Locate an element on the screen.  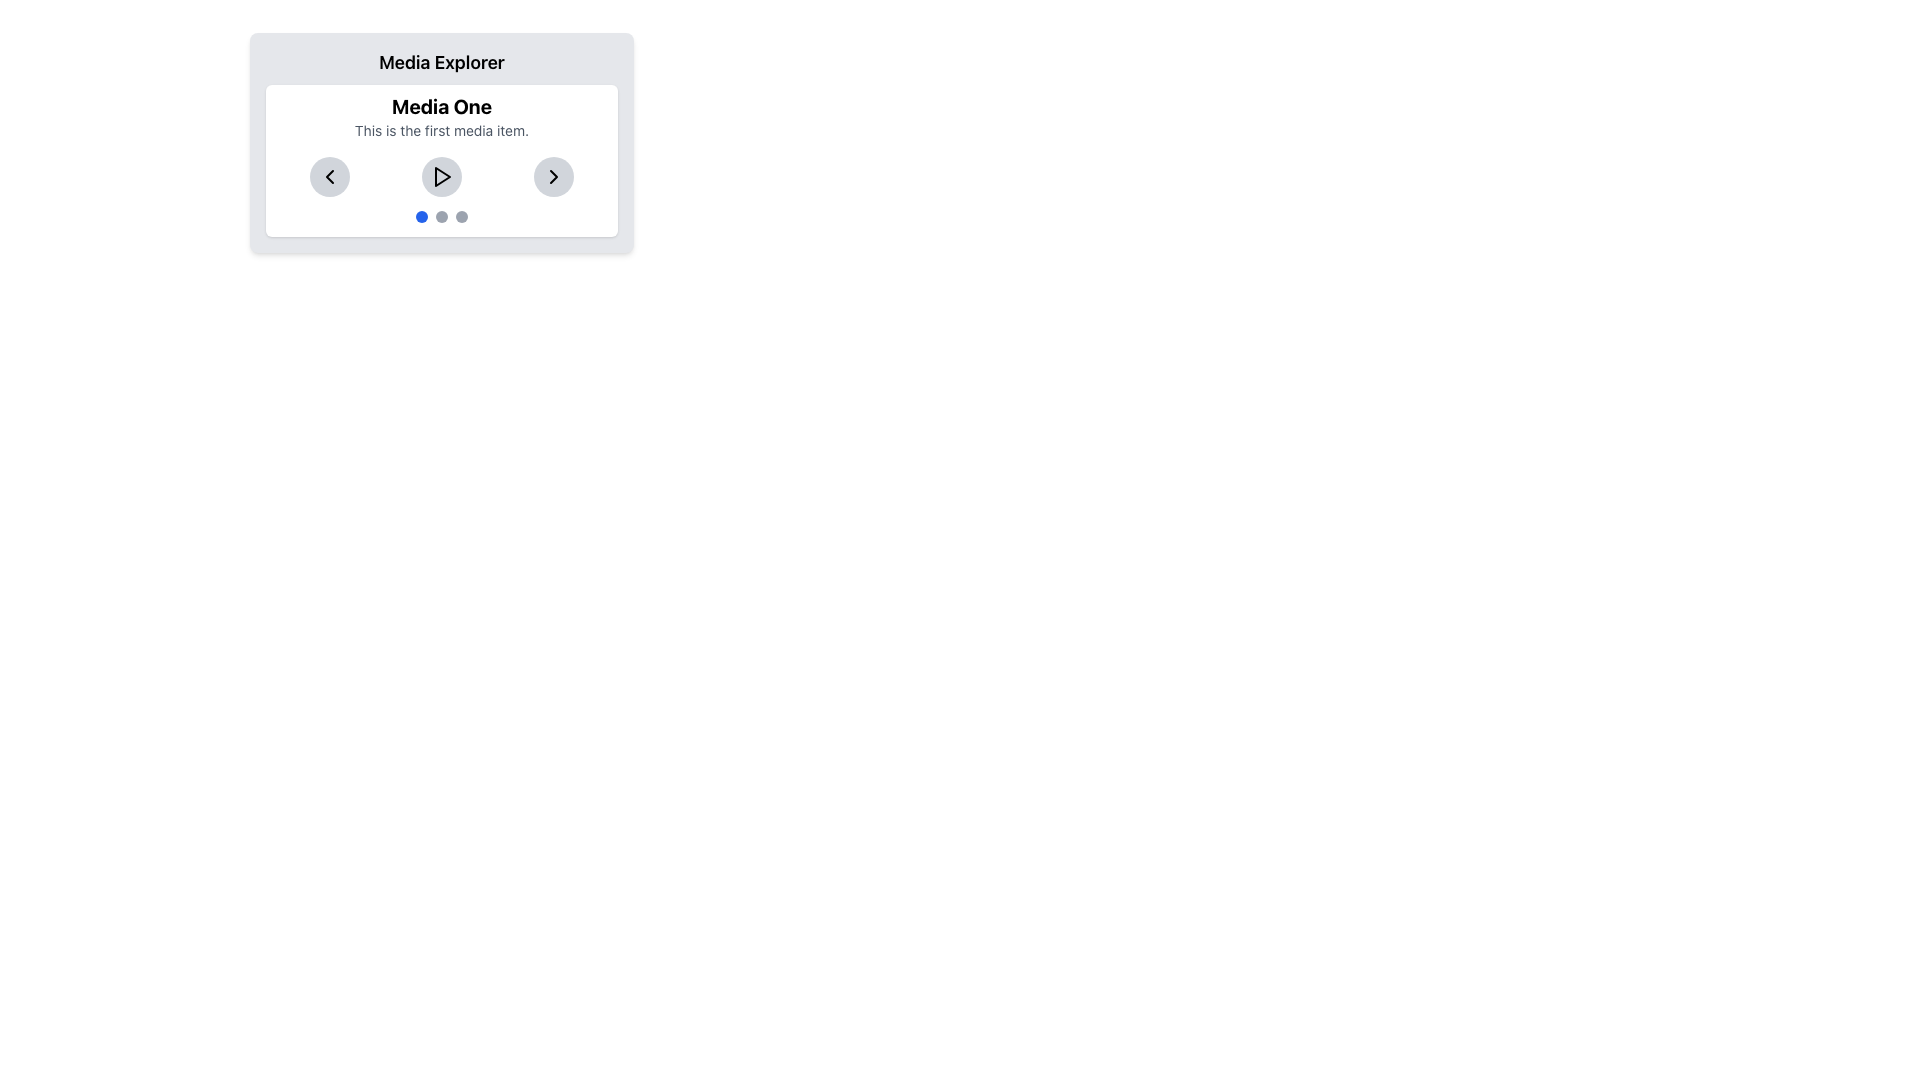
the last interactive indicator dot, which serves as an inactive navigation indicator for selecting the corresponding media item in the carousel is located at coordinates (460, 216).